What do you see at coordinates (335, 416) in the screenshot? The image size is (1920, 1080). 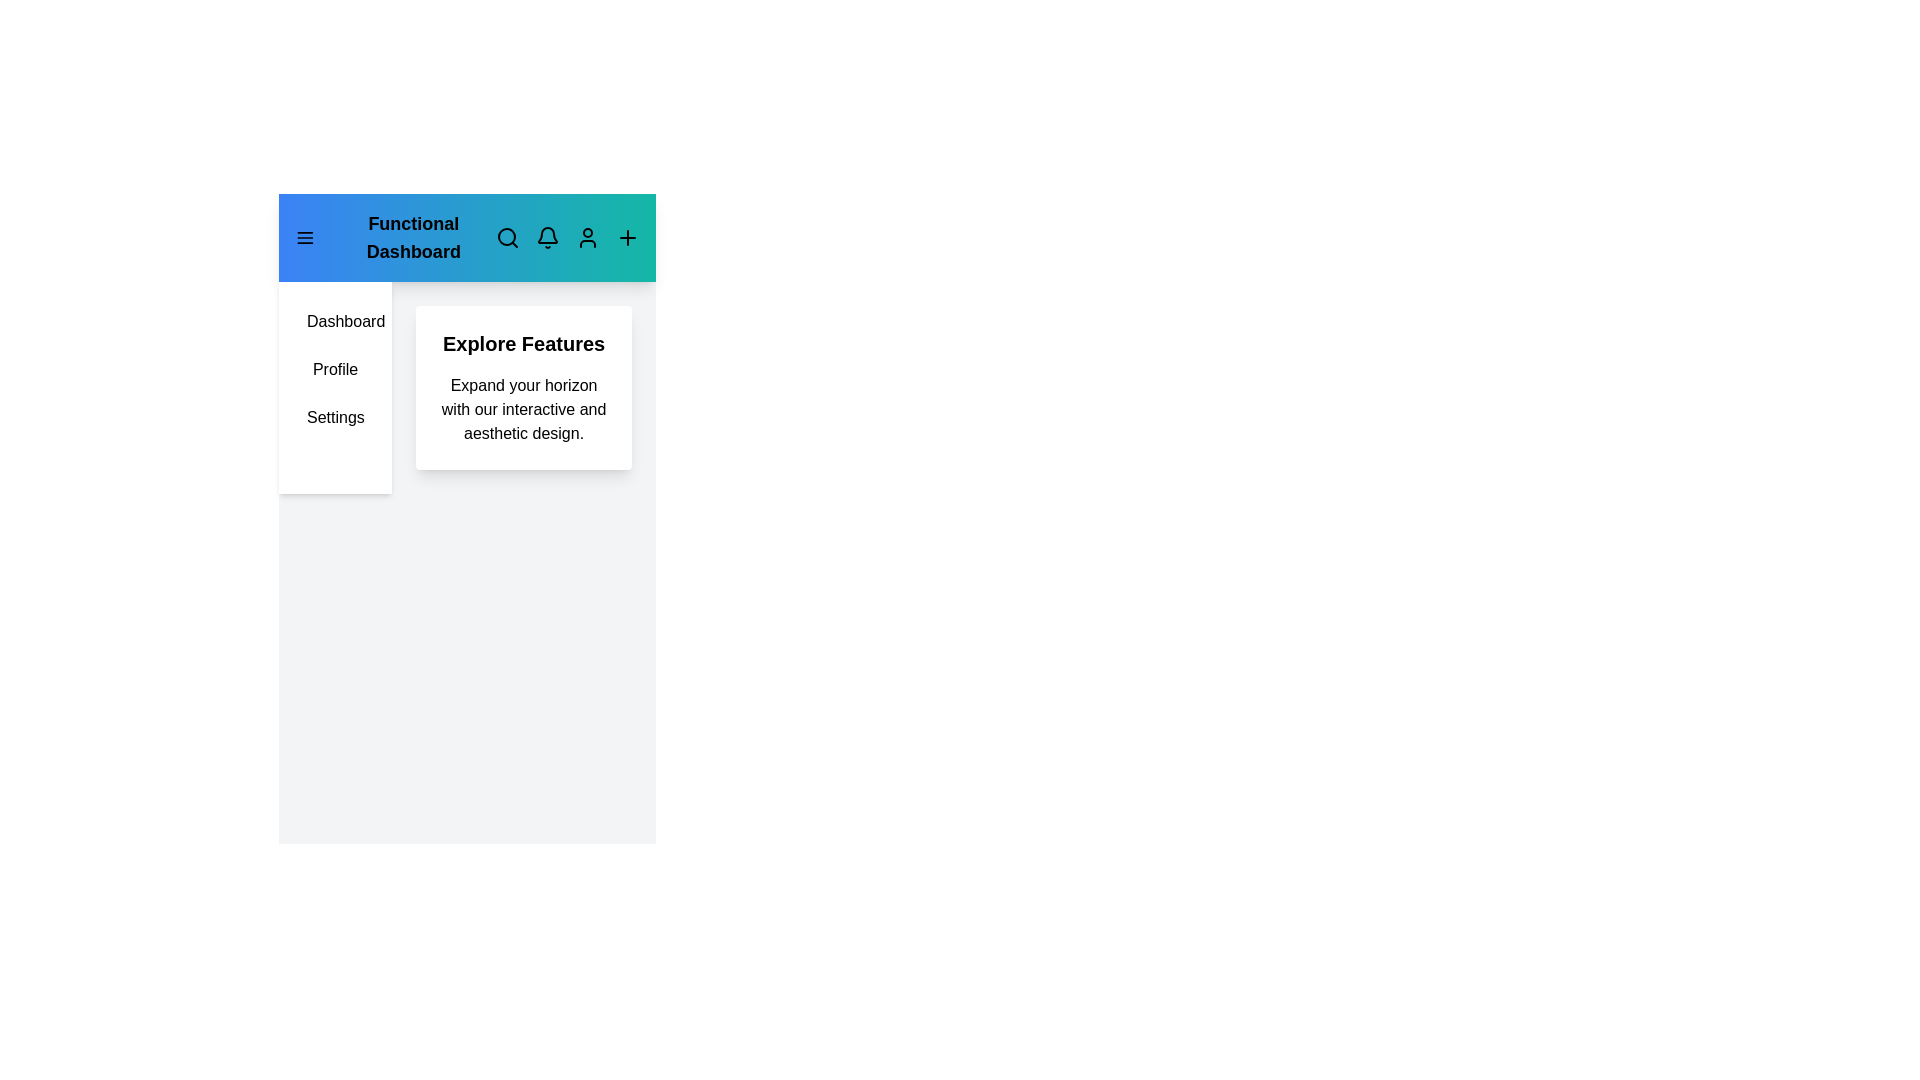 I see `the sidebar menu item Settings` at bounding box center [335, 416].